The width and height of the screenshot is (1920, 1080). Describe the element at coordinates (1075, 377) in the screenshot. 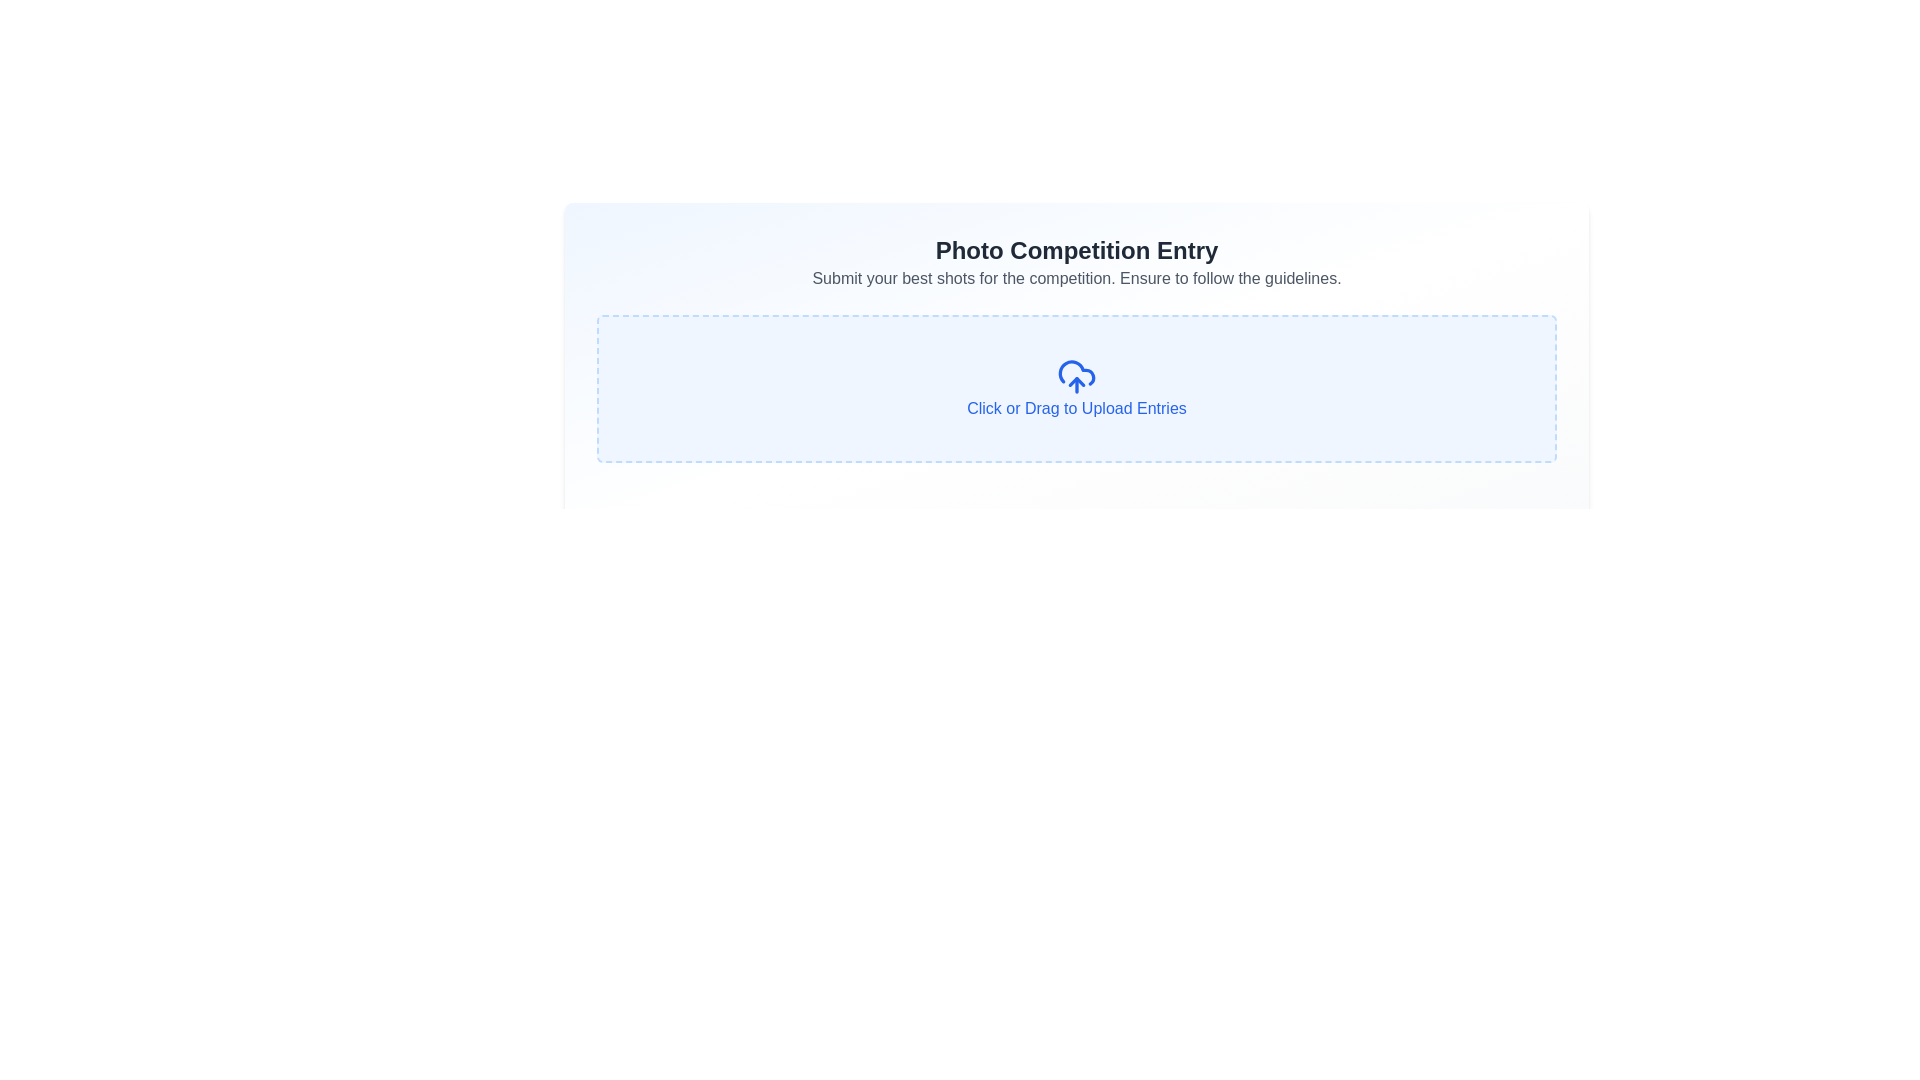

I see `the upload icon located within the 'Click or Drag to Upload Entries' area, which serves as a focal point for uploading files` at that location.